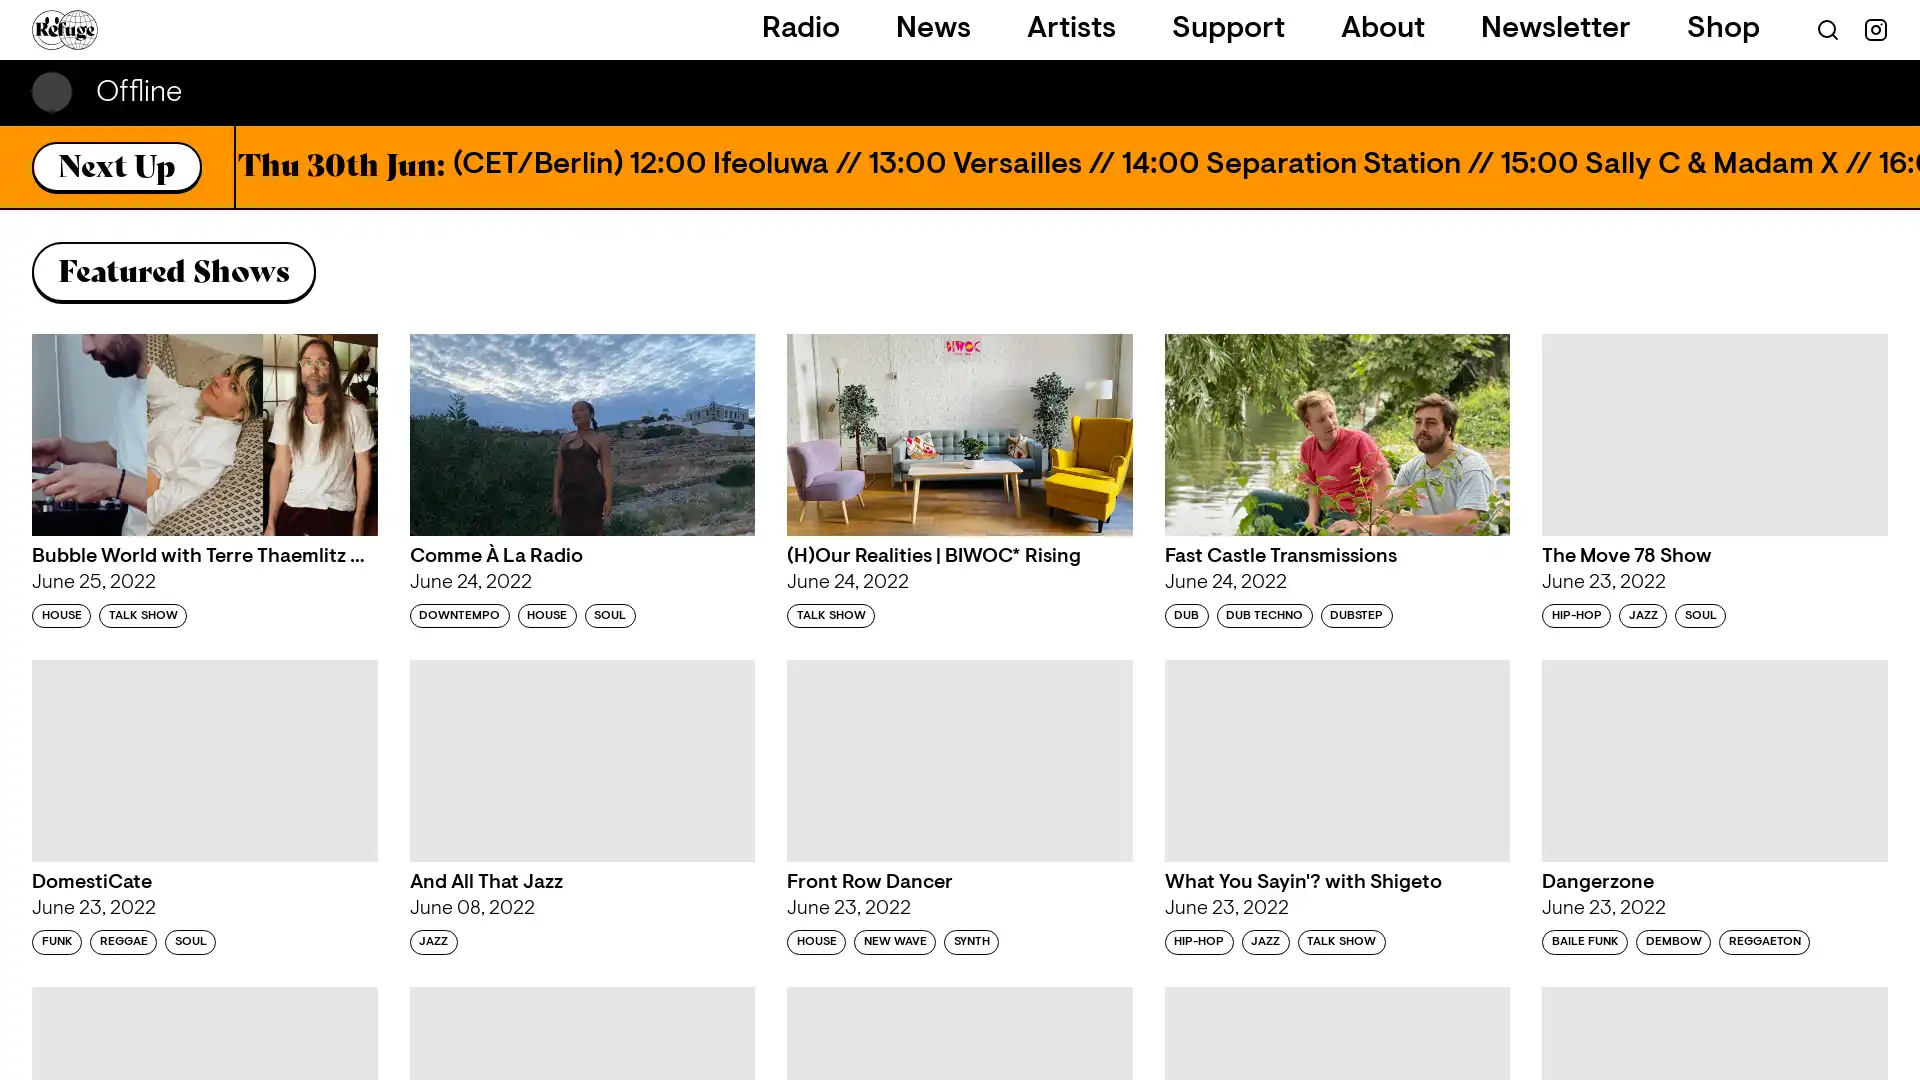  I want to click on What You Sayin'? with Shigeto, so click(1337, 760).